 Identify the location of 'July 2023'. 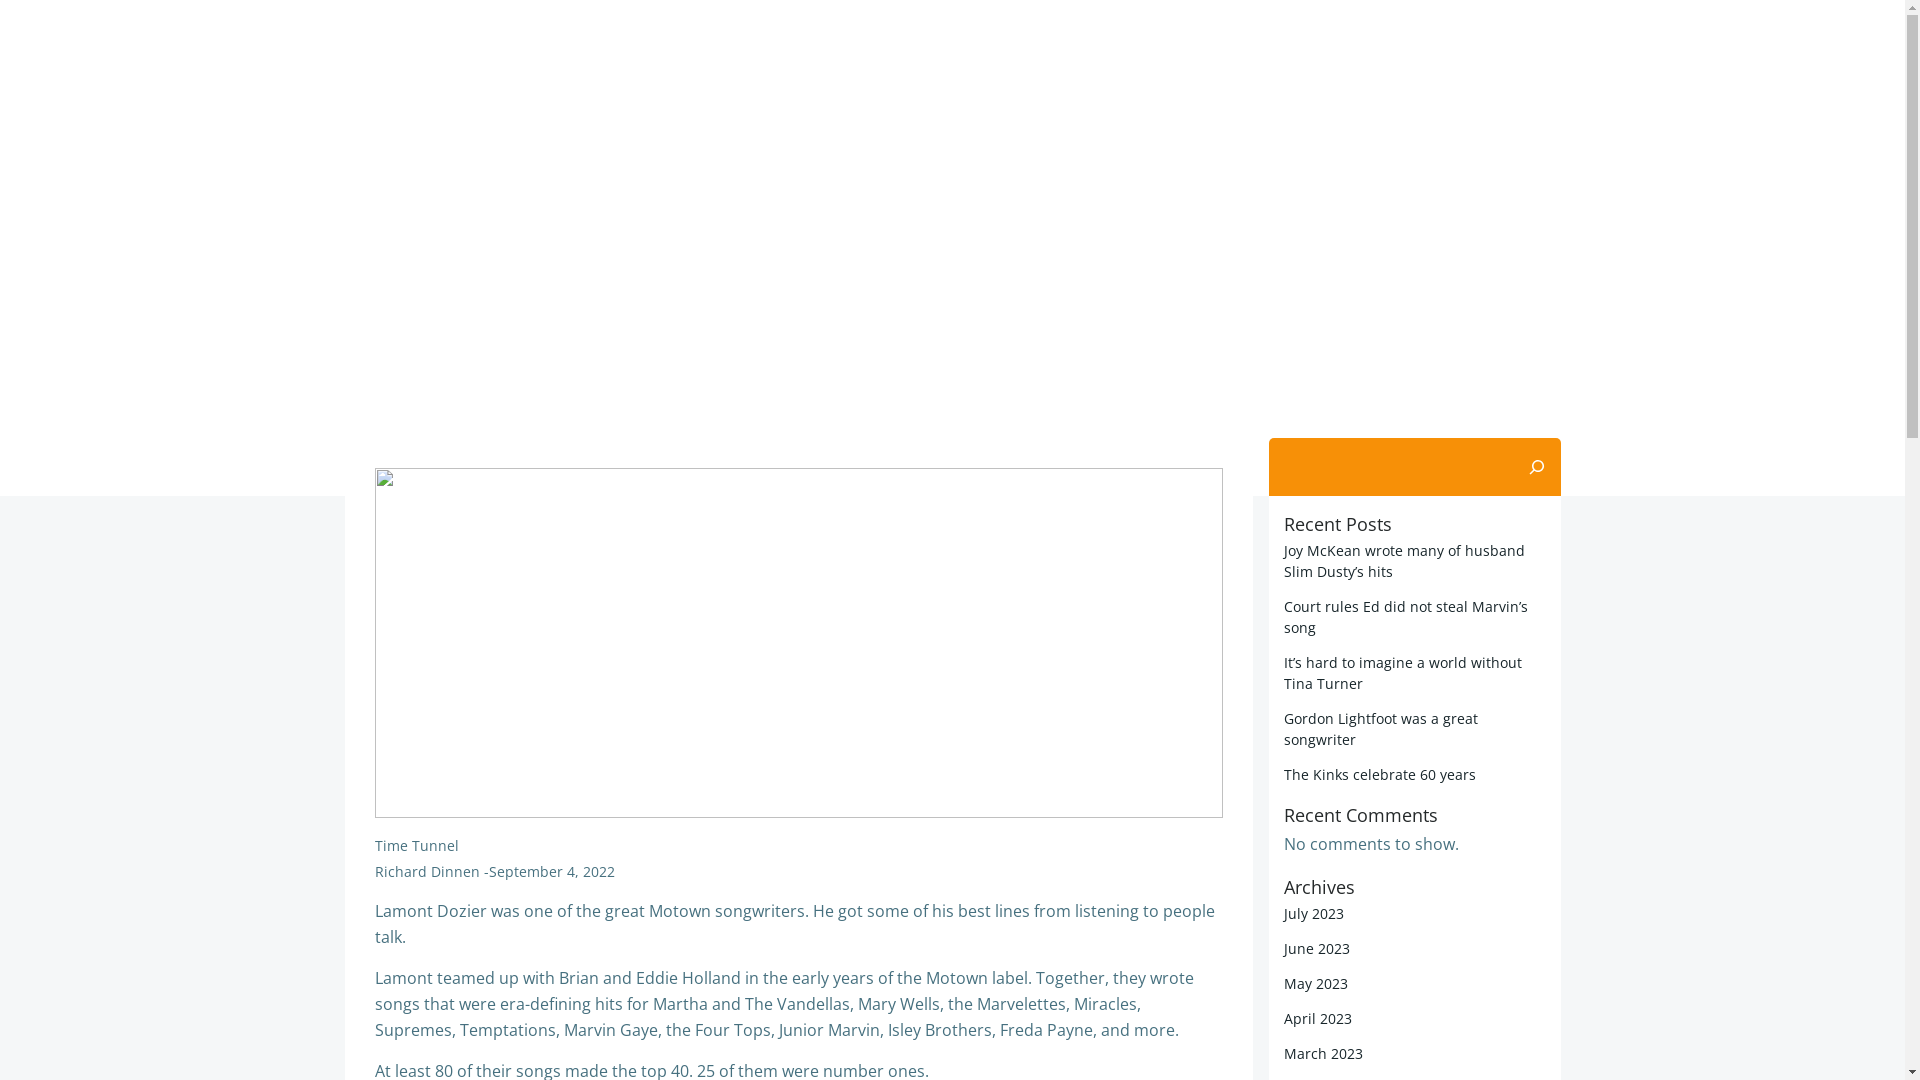
(1314, 913).